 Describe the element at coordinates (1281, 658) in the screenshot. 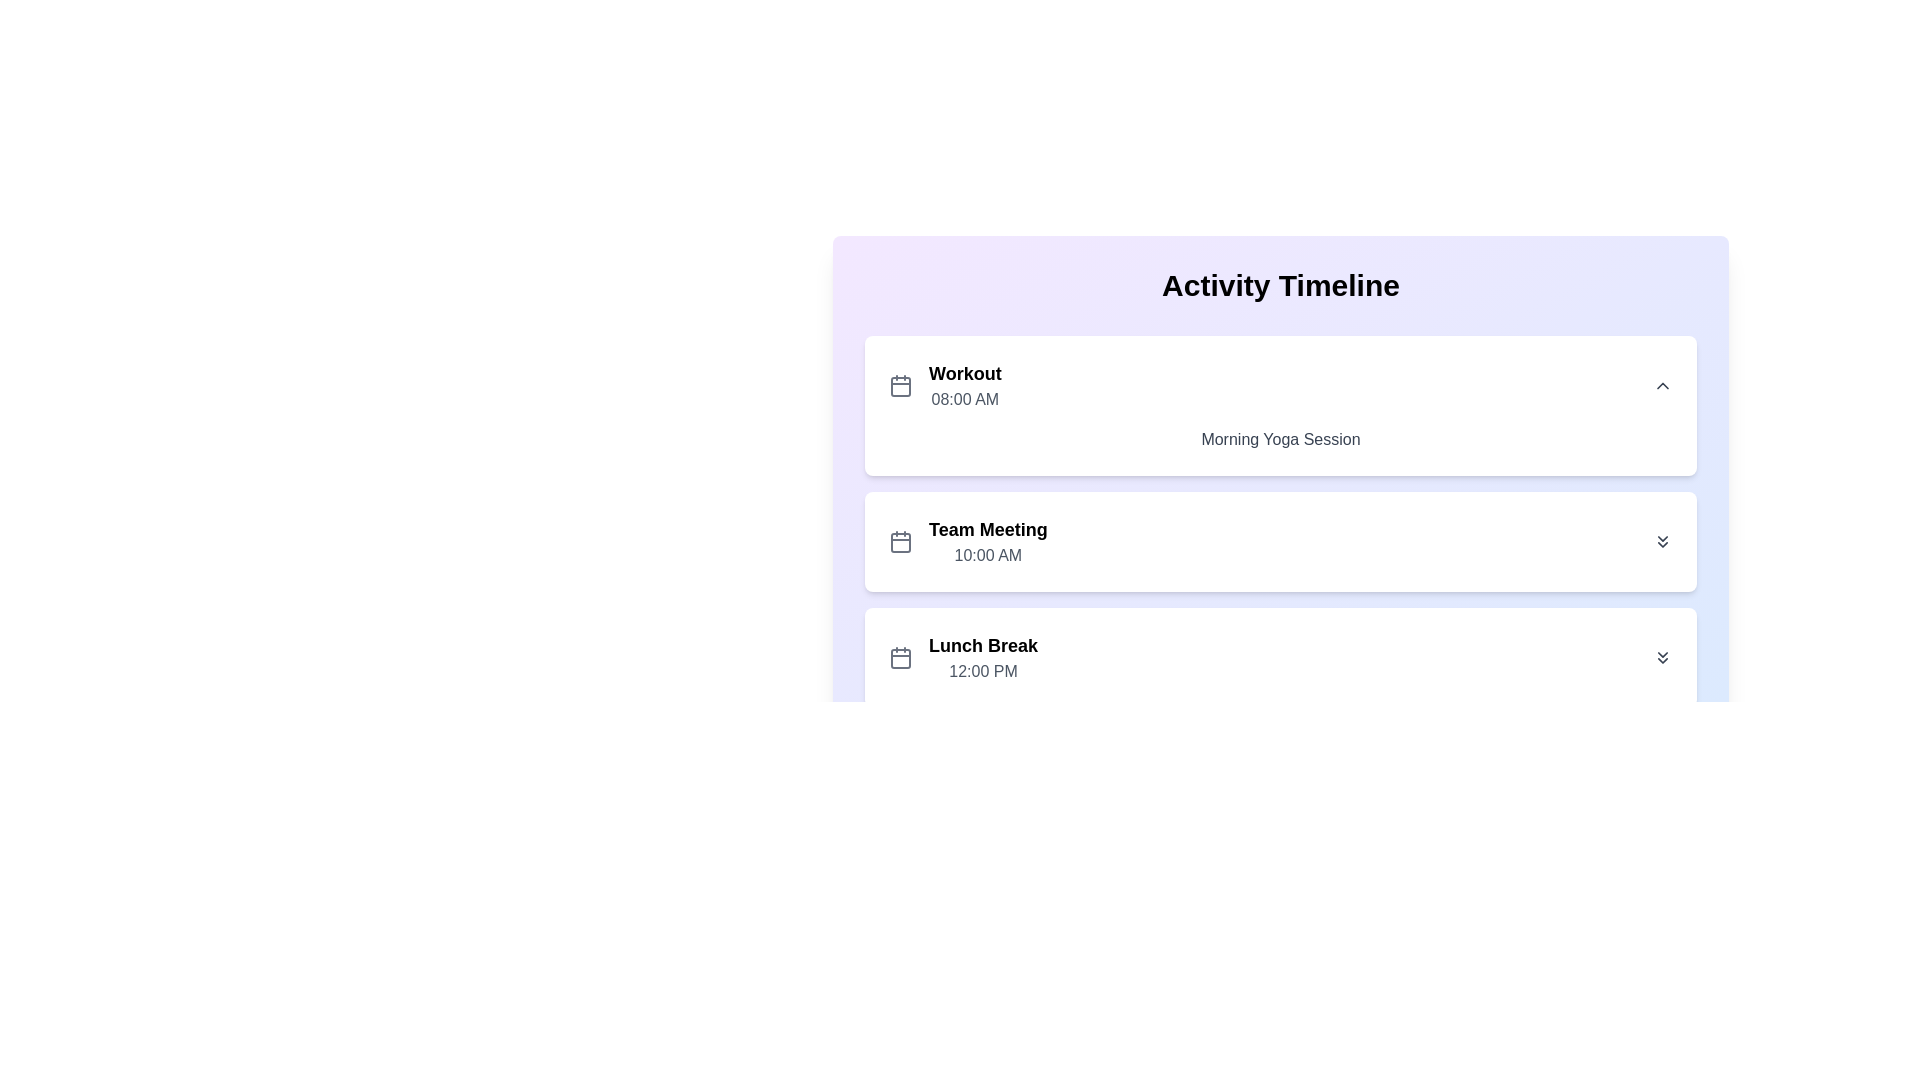

I see `the Schedule Entry representing the lunch break at 12:00 PM in the Activity Timeline, which is the third item in the vertical list` at that location.